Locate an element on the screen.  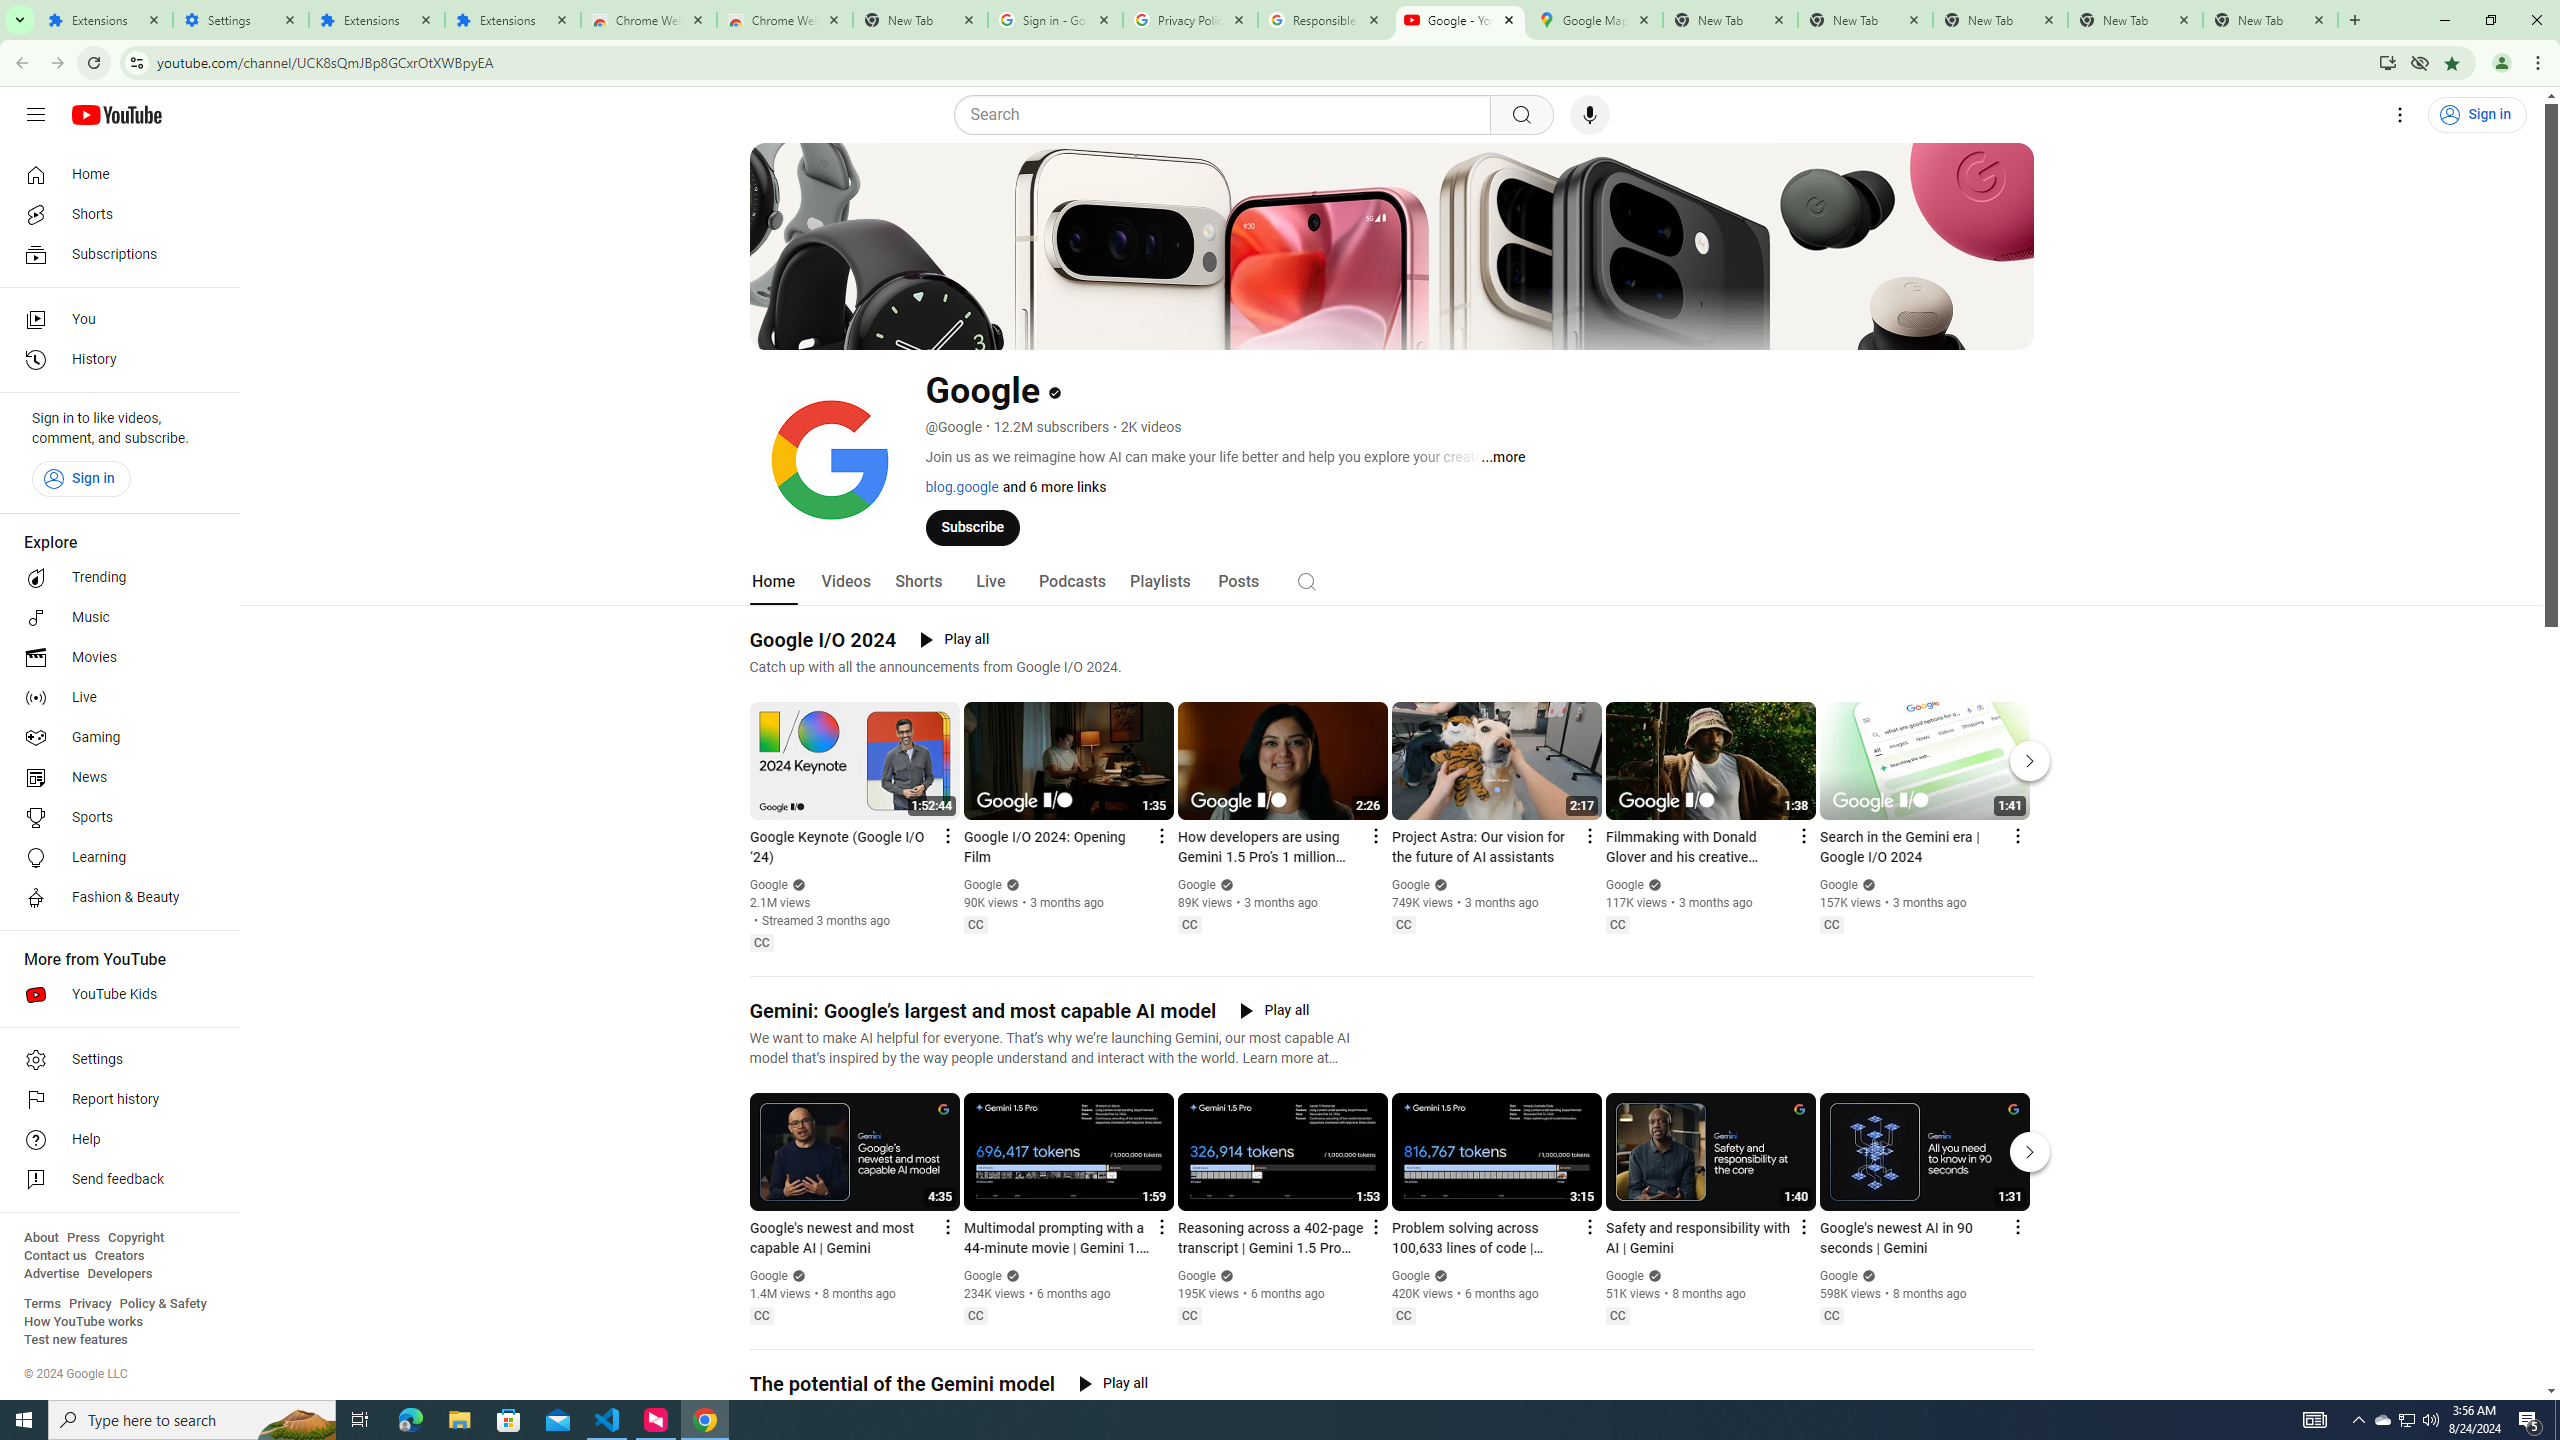
'Google I/O 2024' is located at coordinates (823, 639).